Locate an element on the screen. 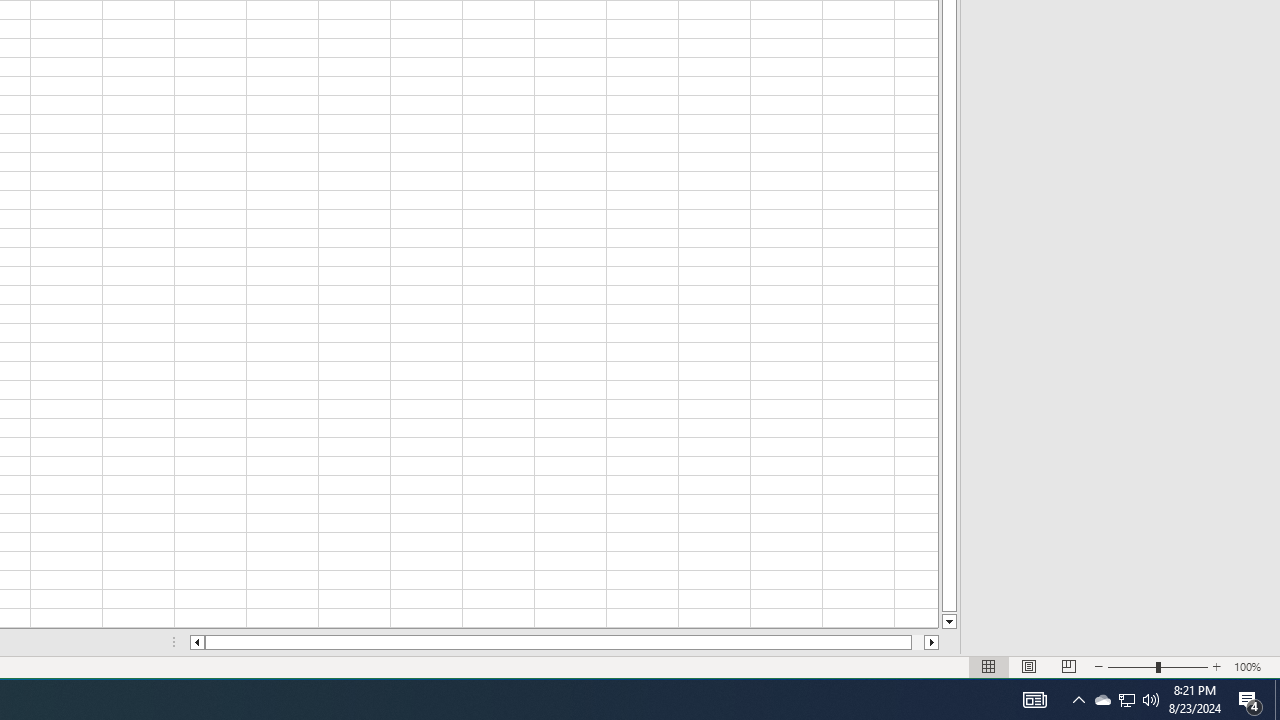 The height and width of the screenshot is (720, 1280). 'Zoom In' is located at coordinates (1216, 667).